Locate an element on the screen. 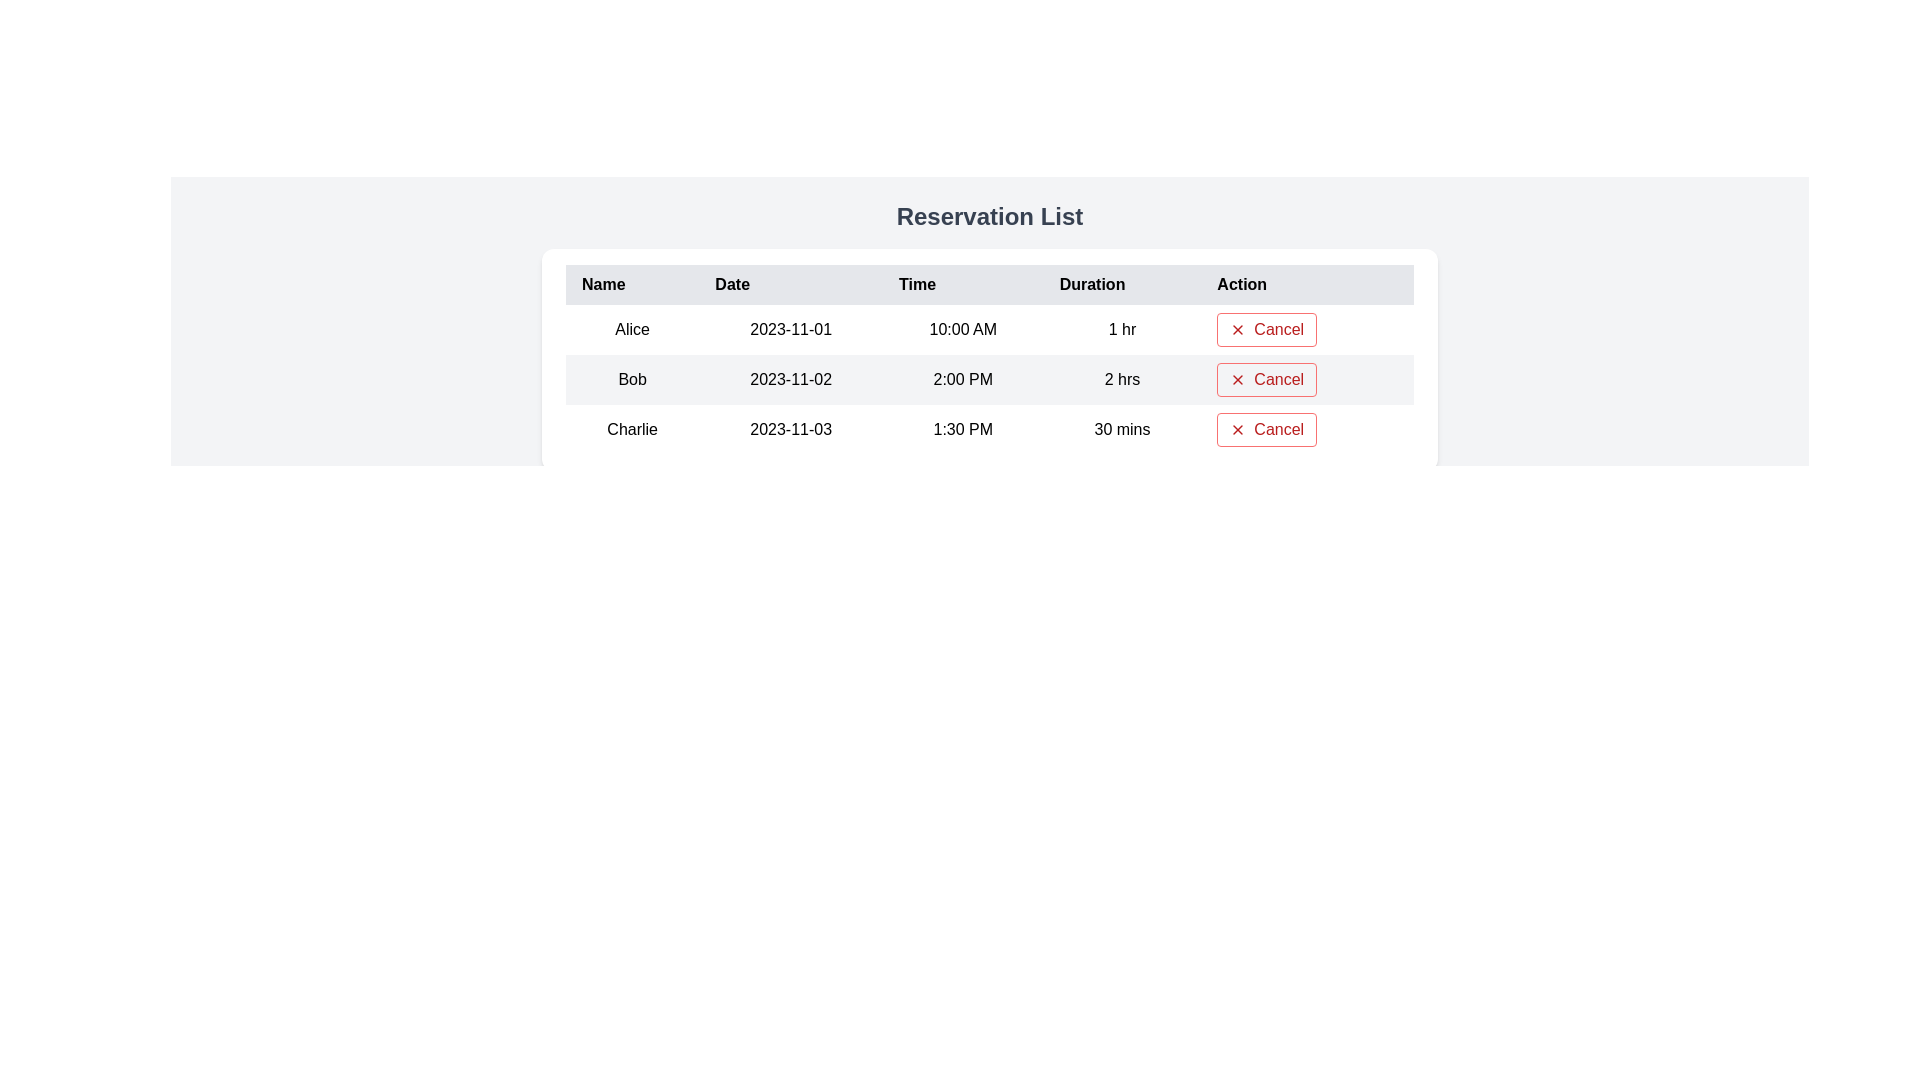 The width and height of the screenshot is (1920, 1080). the static text displaying the time value for the reservation of user 'Alice' in the 'Time' column of the 'Reservation List' table is located at coordinates (963, 329).